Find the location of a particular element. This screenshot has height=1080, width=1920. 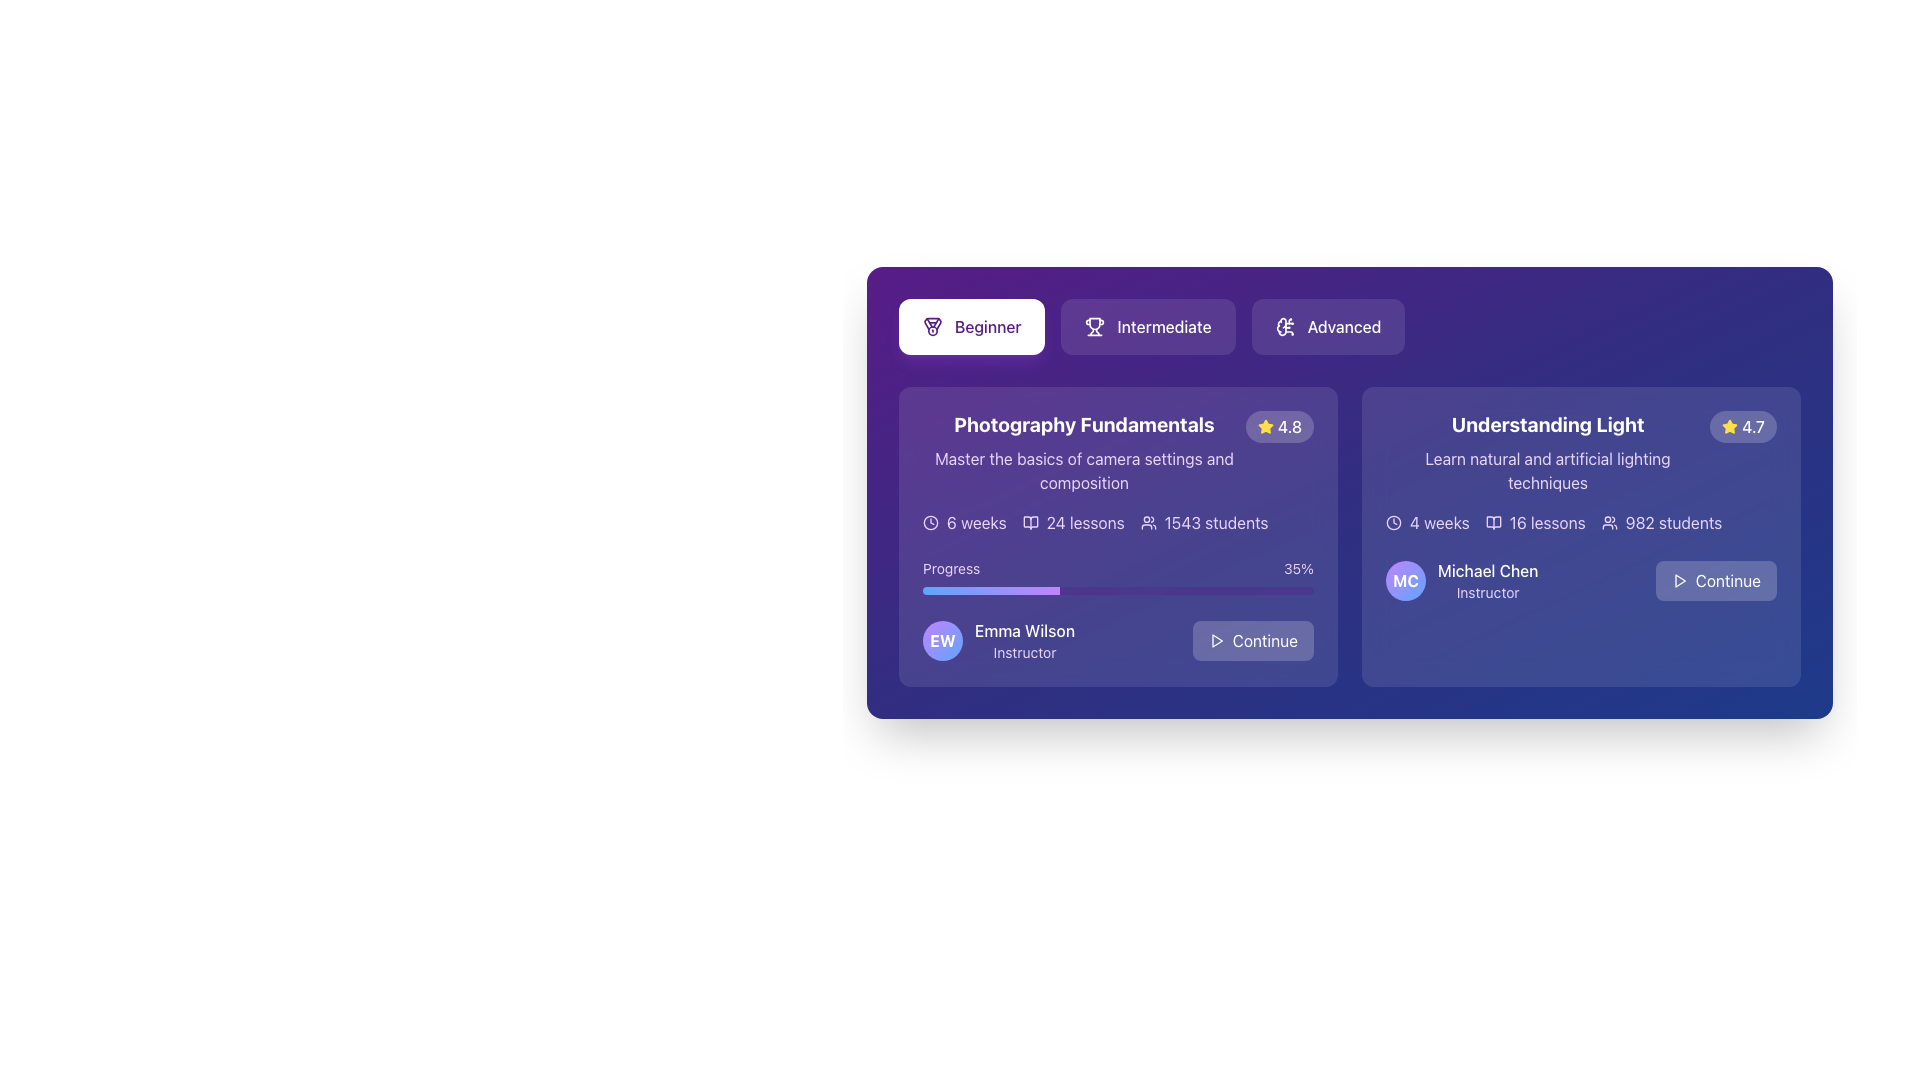

the static text label displaying the number of students enrolled in the 'Photography Fundamentals' course, located to the right of the group icon is located at coordinates (1215, 522).